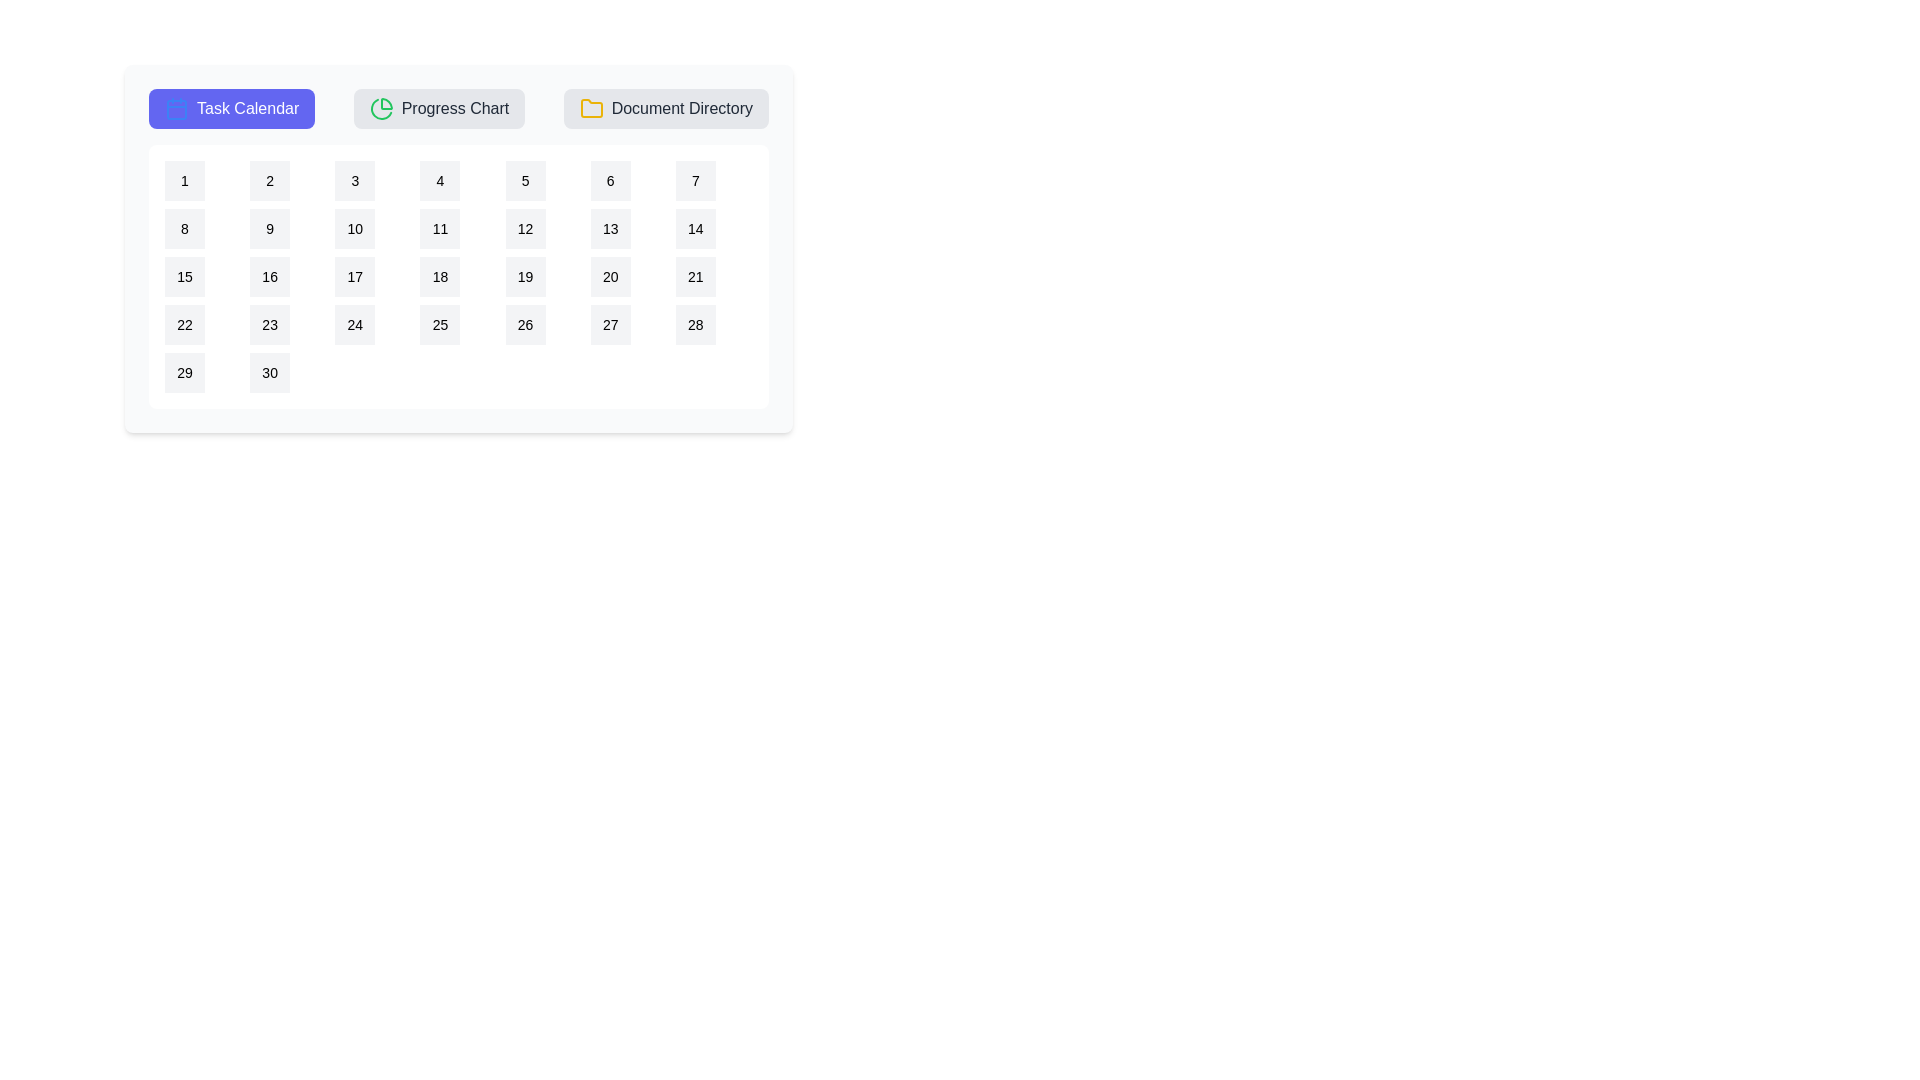 This screenshot has width=1920, height=1080. Describe the element at coordinates (355, 181) in the screenshot. I see `the calendar date 3` at that location.